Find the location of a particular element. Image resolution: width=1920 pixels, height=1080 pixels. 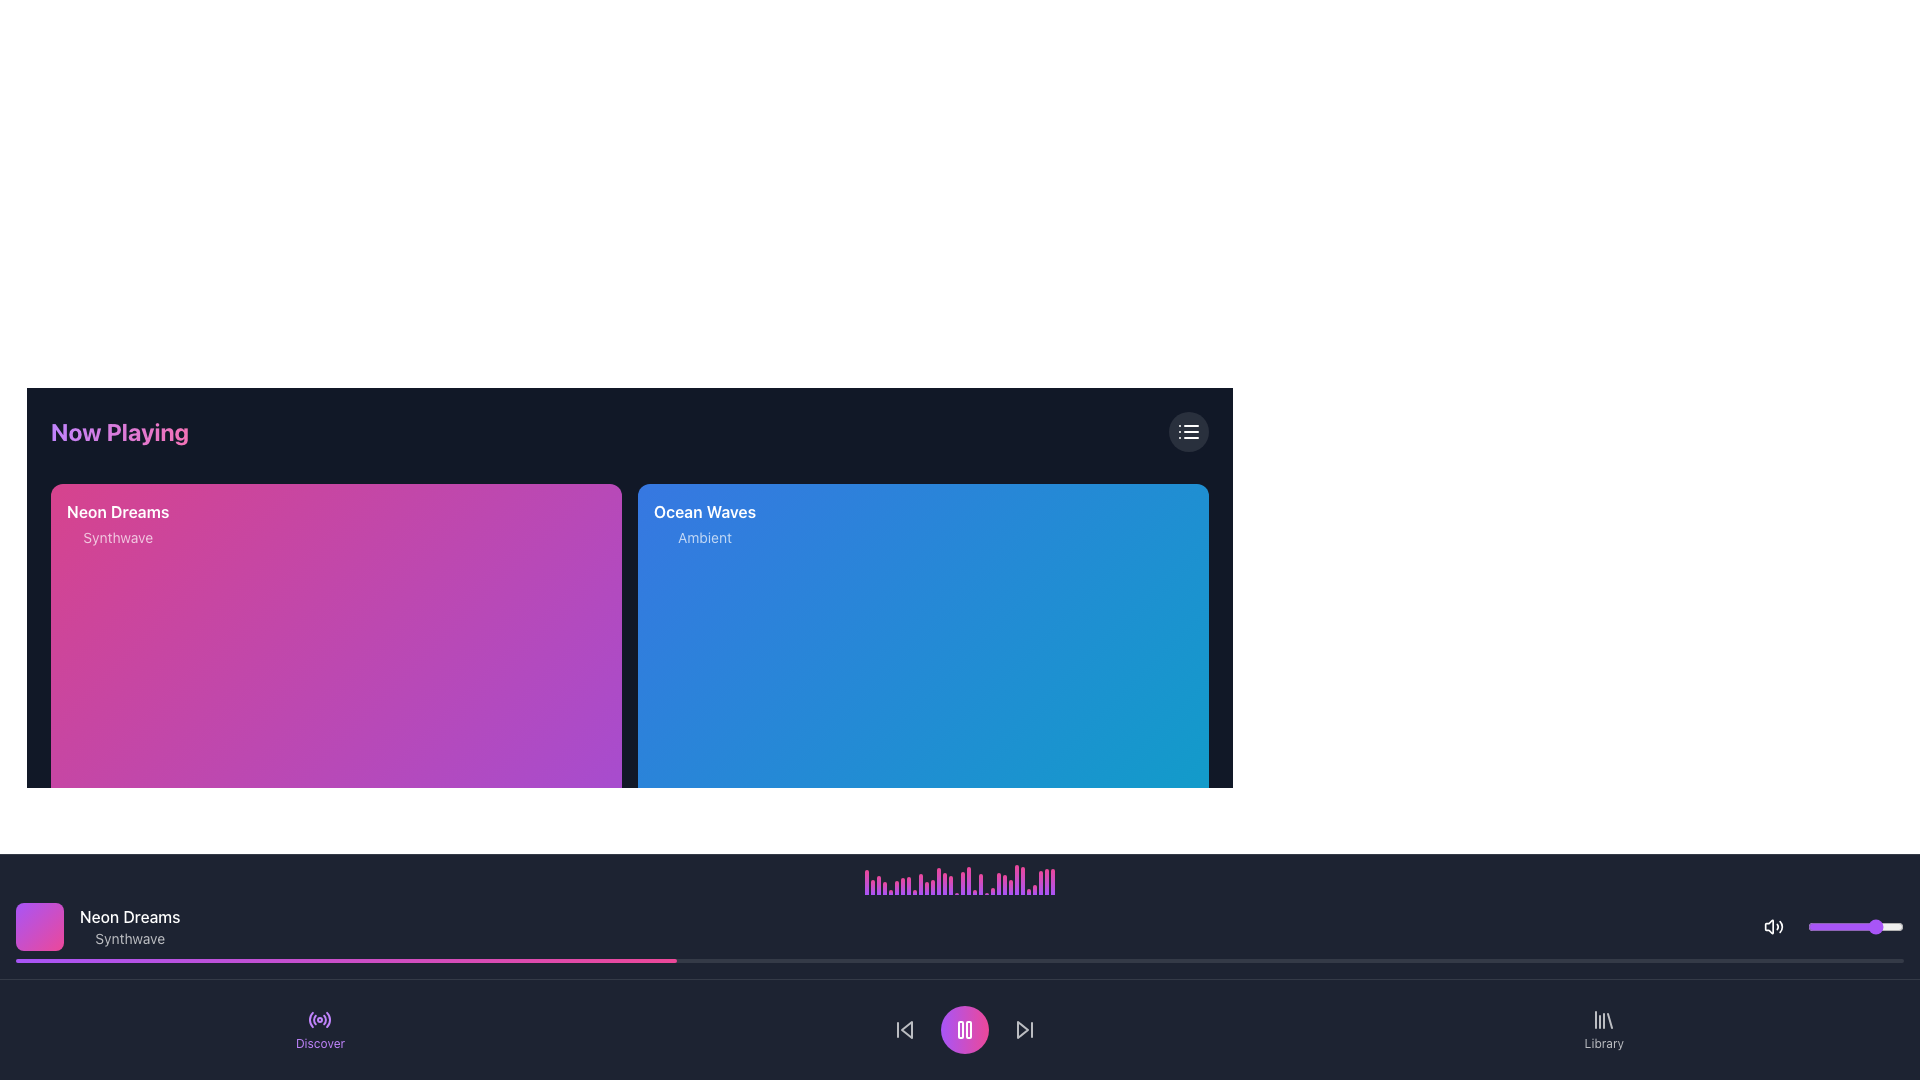

the slider is located at coordinates (1896, 926).